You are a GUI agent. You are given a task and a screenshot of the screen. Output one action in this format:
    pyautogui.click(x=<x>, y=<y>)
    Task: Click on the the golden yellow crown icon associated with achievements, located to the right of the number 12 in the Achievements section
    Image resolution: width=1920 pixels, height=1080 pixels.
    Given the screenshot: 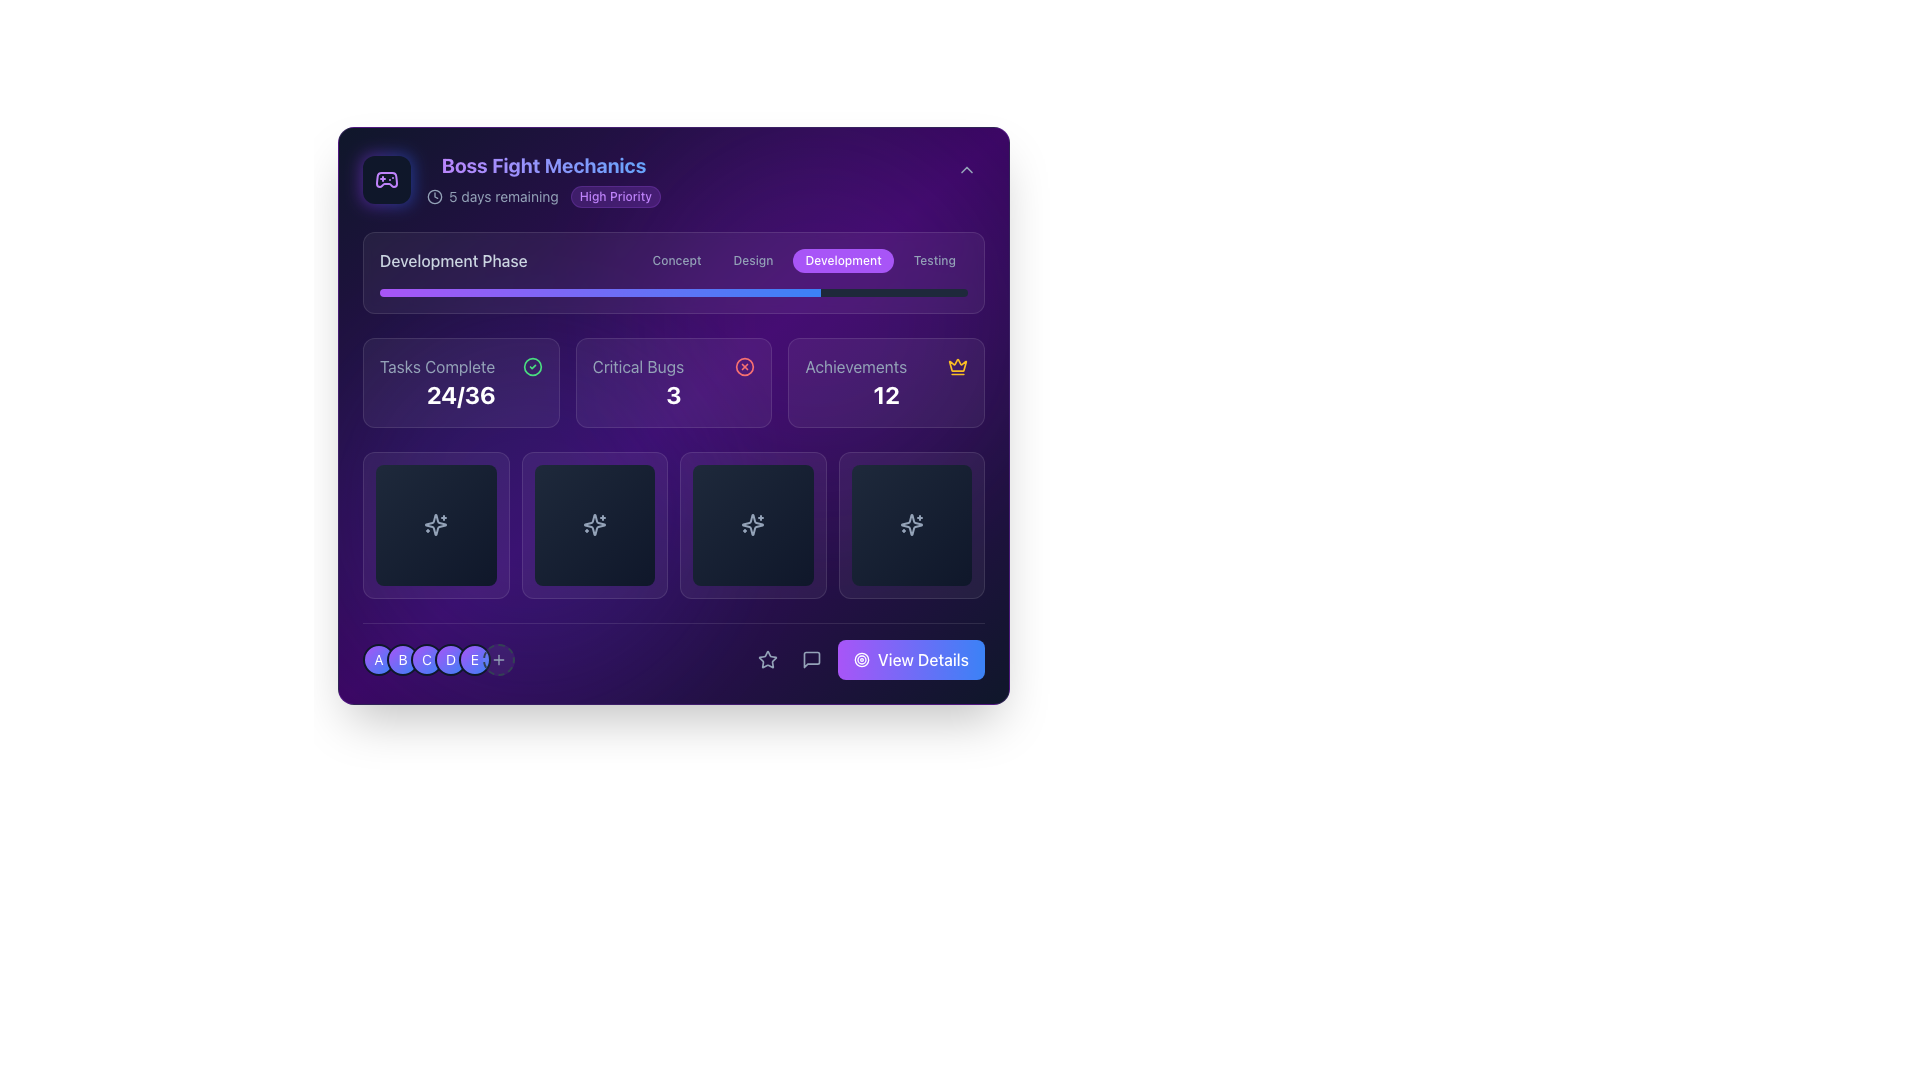 What is the action you would take?
    pyautogui.click(x=957, y=365)
    